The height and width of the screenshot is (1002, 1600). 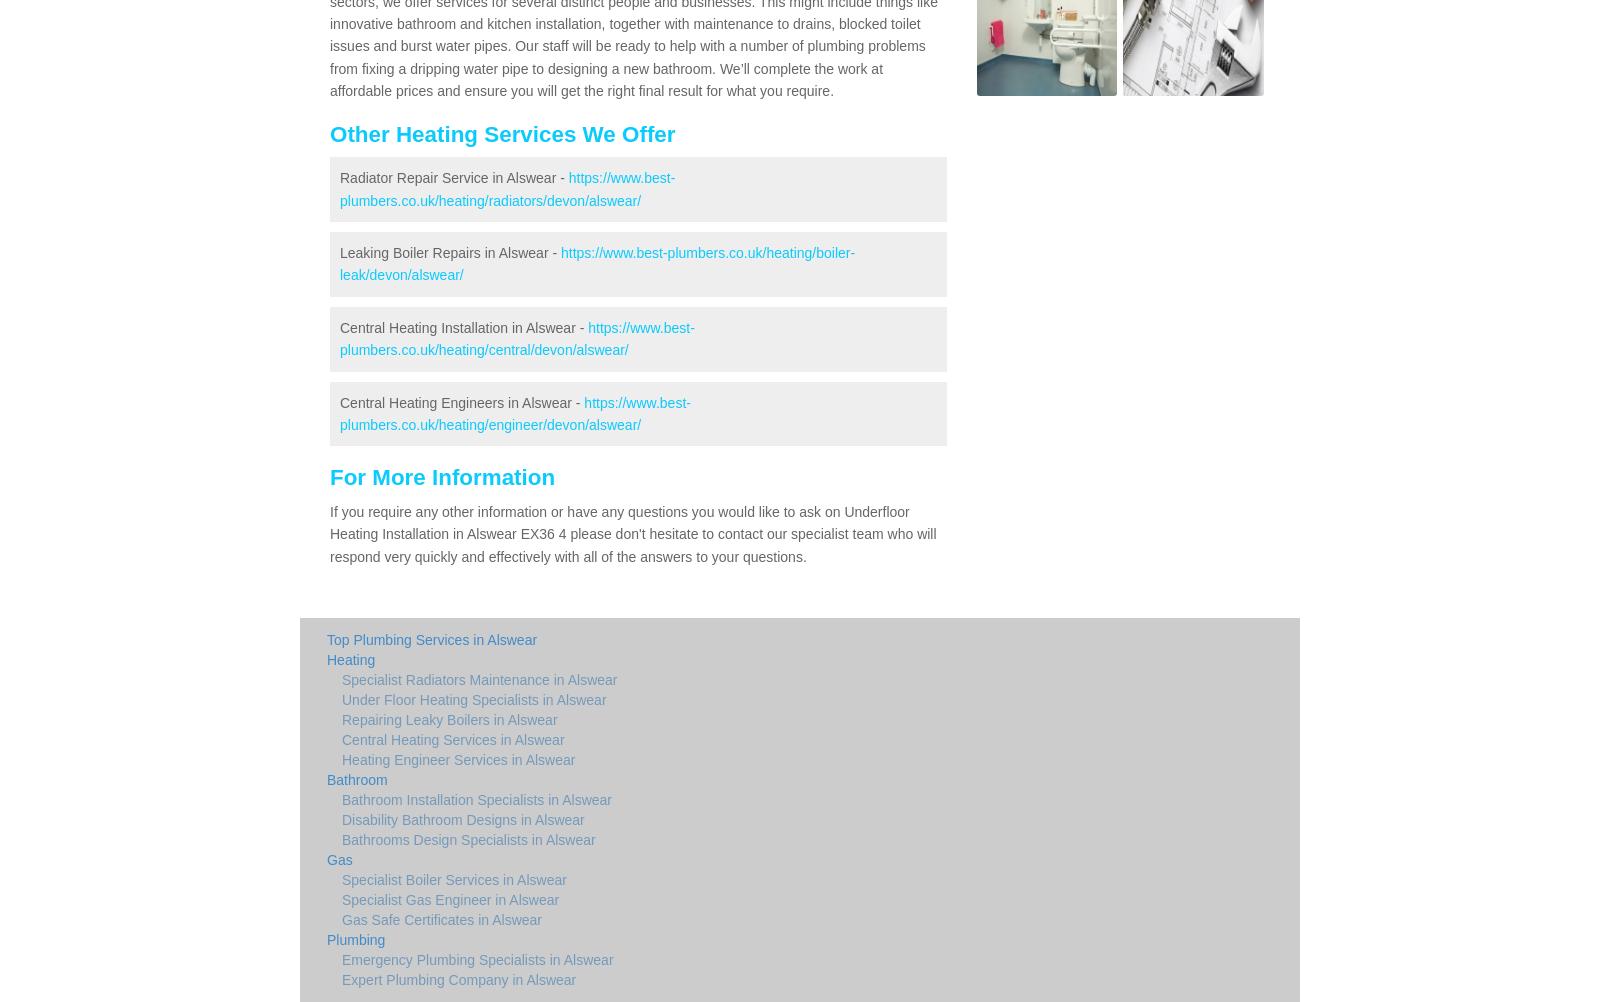 What do you see at coordinates (501, 132) in the screenshot?
I see `'Other Heating Services We Offer'` at bounding box center [501, 132].